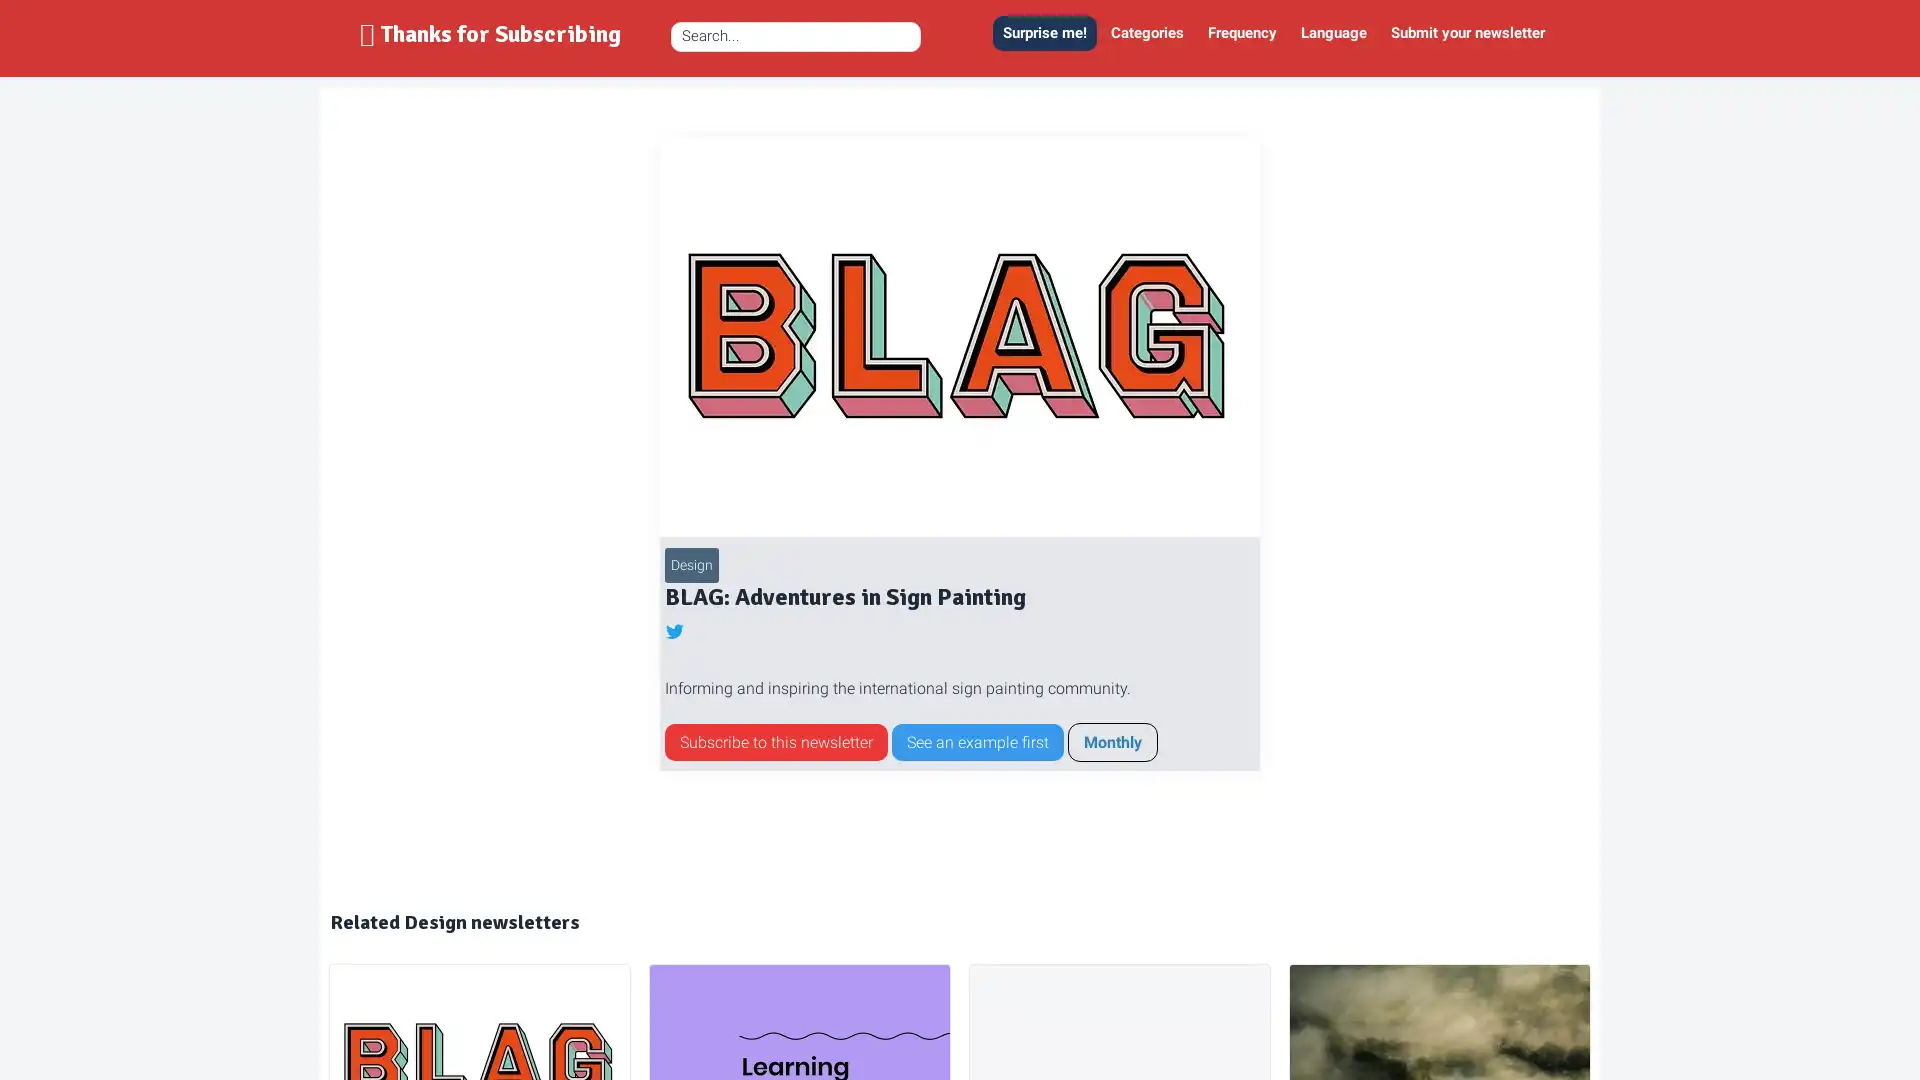  Describe the element at coordinates (919, 35) in the screenshot. I see `Zoek` at that location.